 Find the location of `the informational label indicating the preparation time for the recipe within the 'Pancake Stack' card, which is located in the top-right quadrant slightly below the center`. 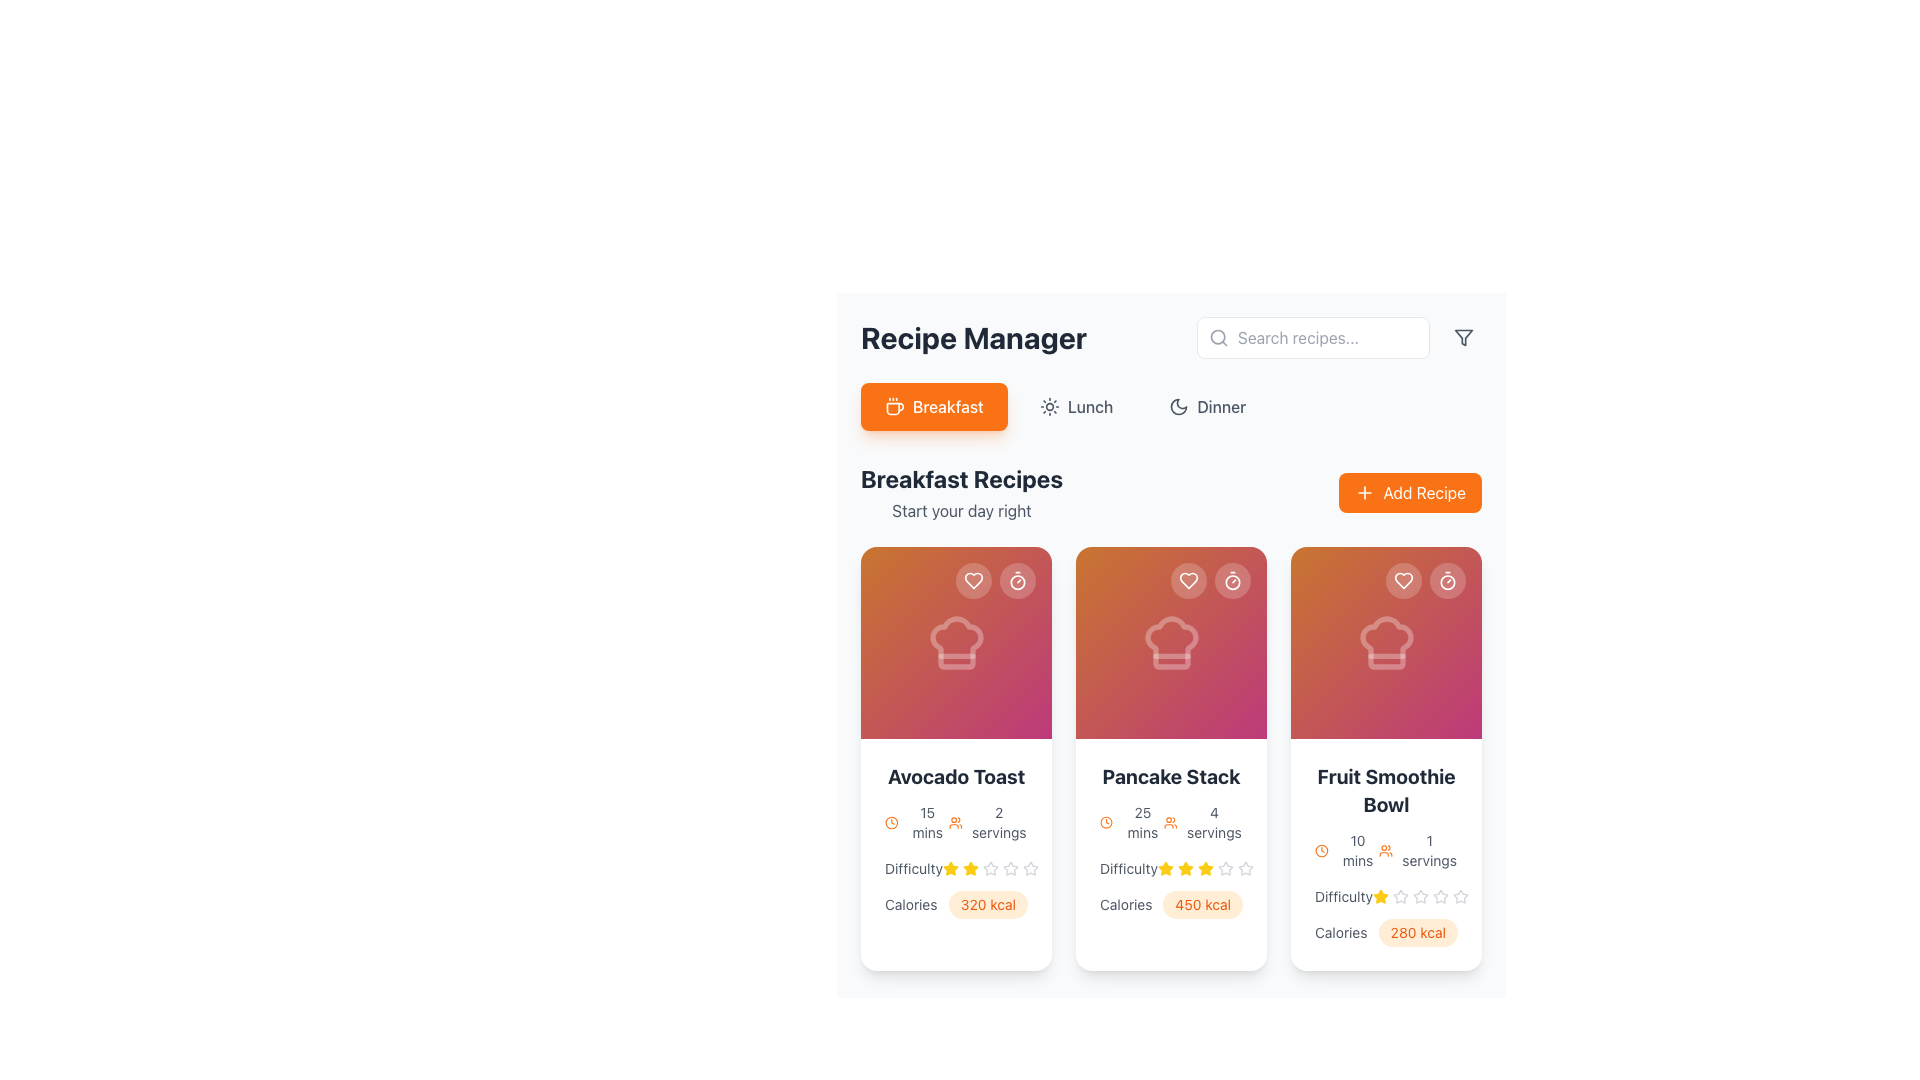

the informational label indicating the preparation time for the recipe within the 'Pancake Stack' card, which is located in the top-right quadrant slightly below the center is located at coordinates (1132, 822).